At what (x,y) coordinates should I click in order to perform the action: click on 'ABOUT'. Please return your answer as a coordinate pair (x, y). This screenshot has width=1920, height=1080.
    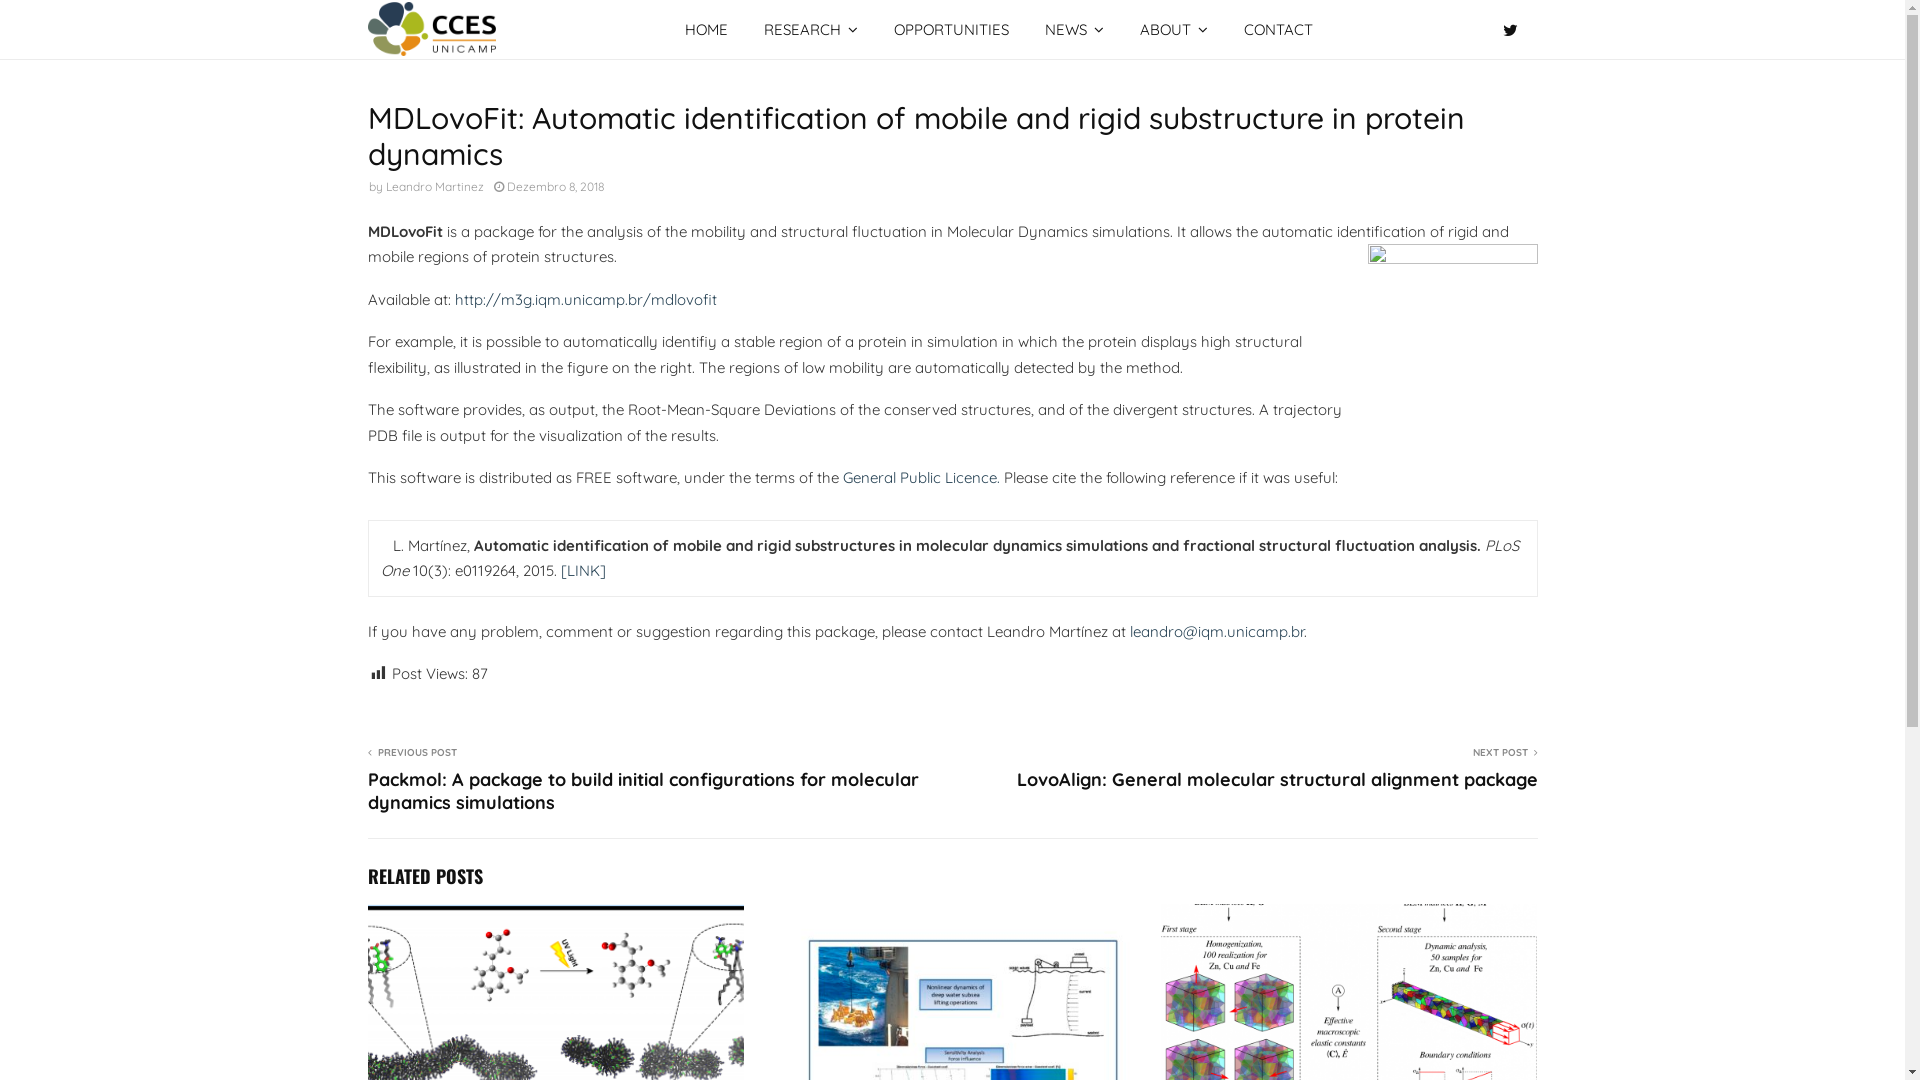
    Looking at the image, I should click on (1174, 30).